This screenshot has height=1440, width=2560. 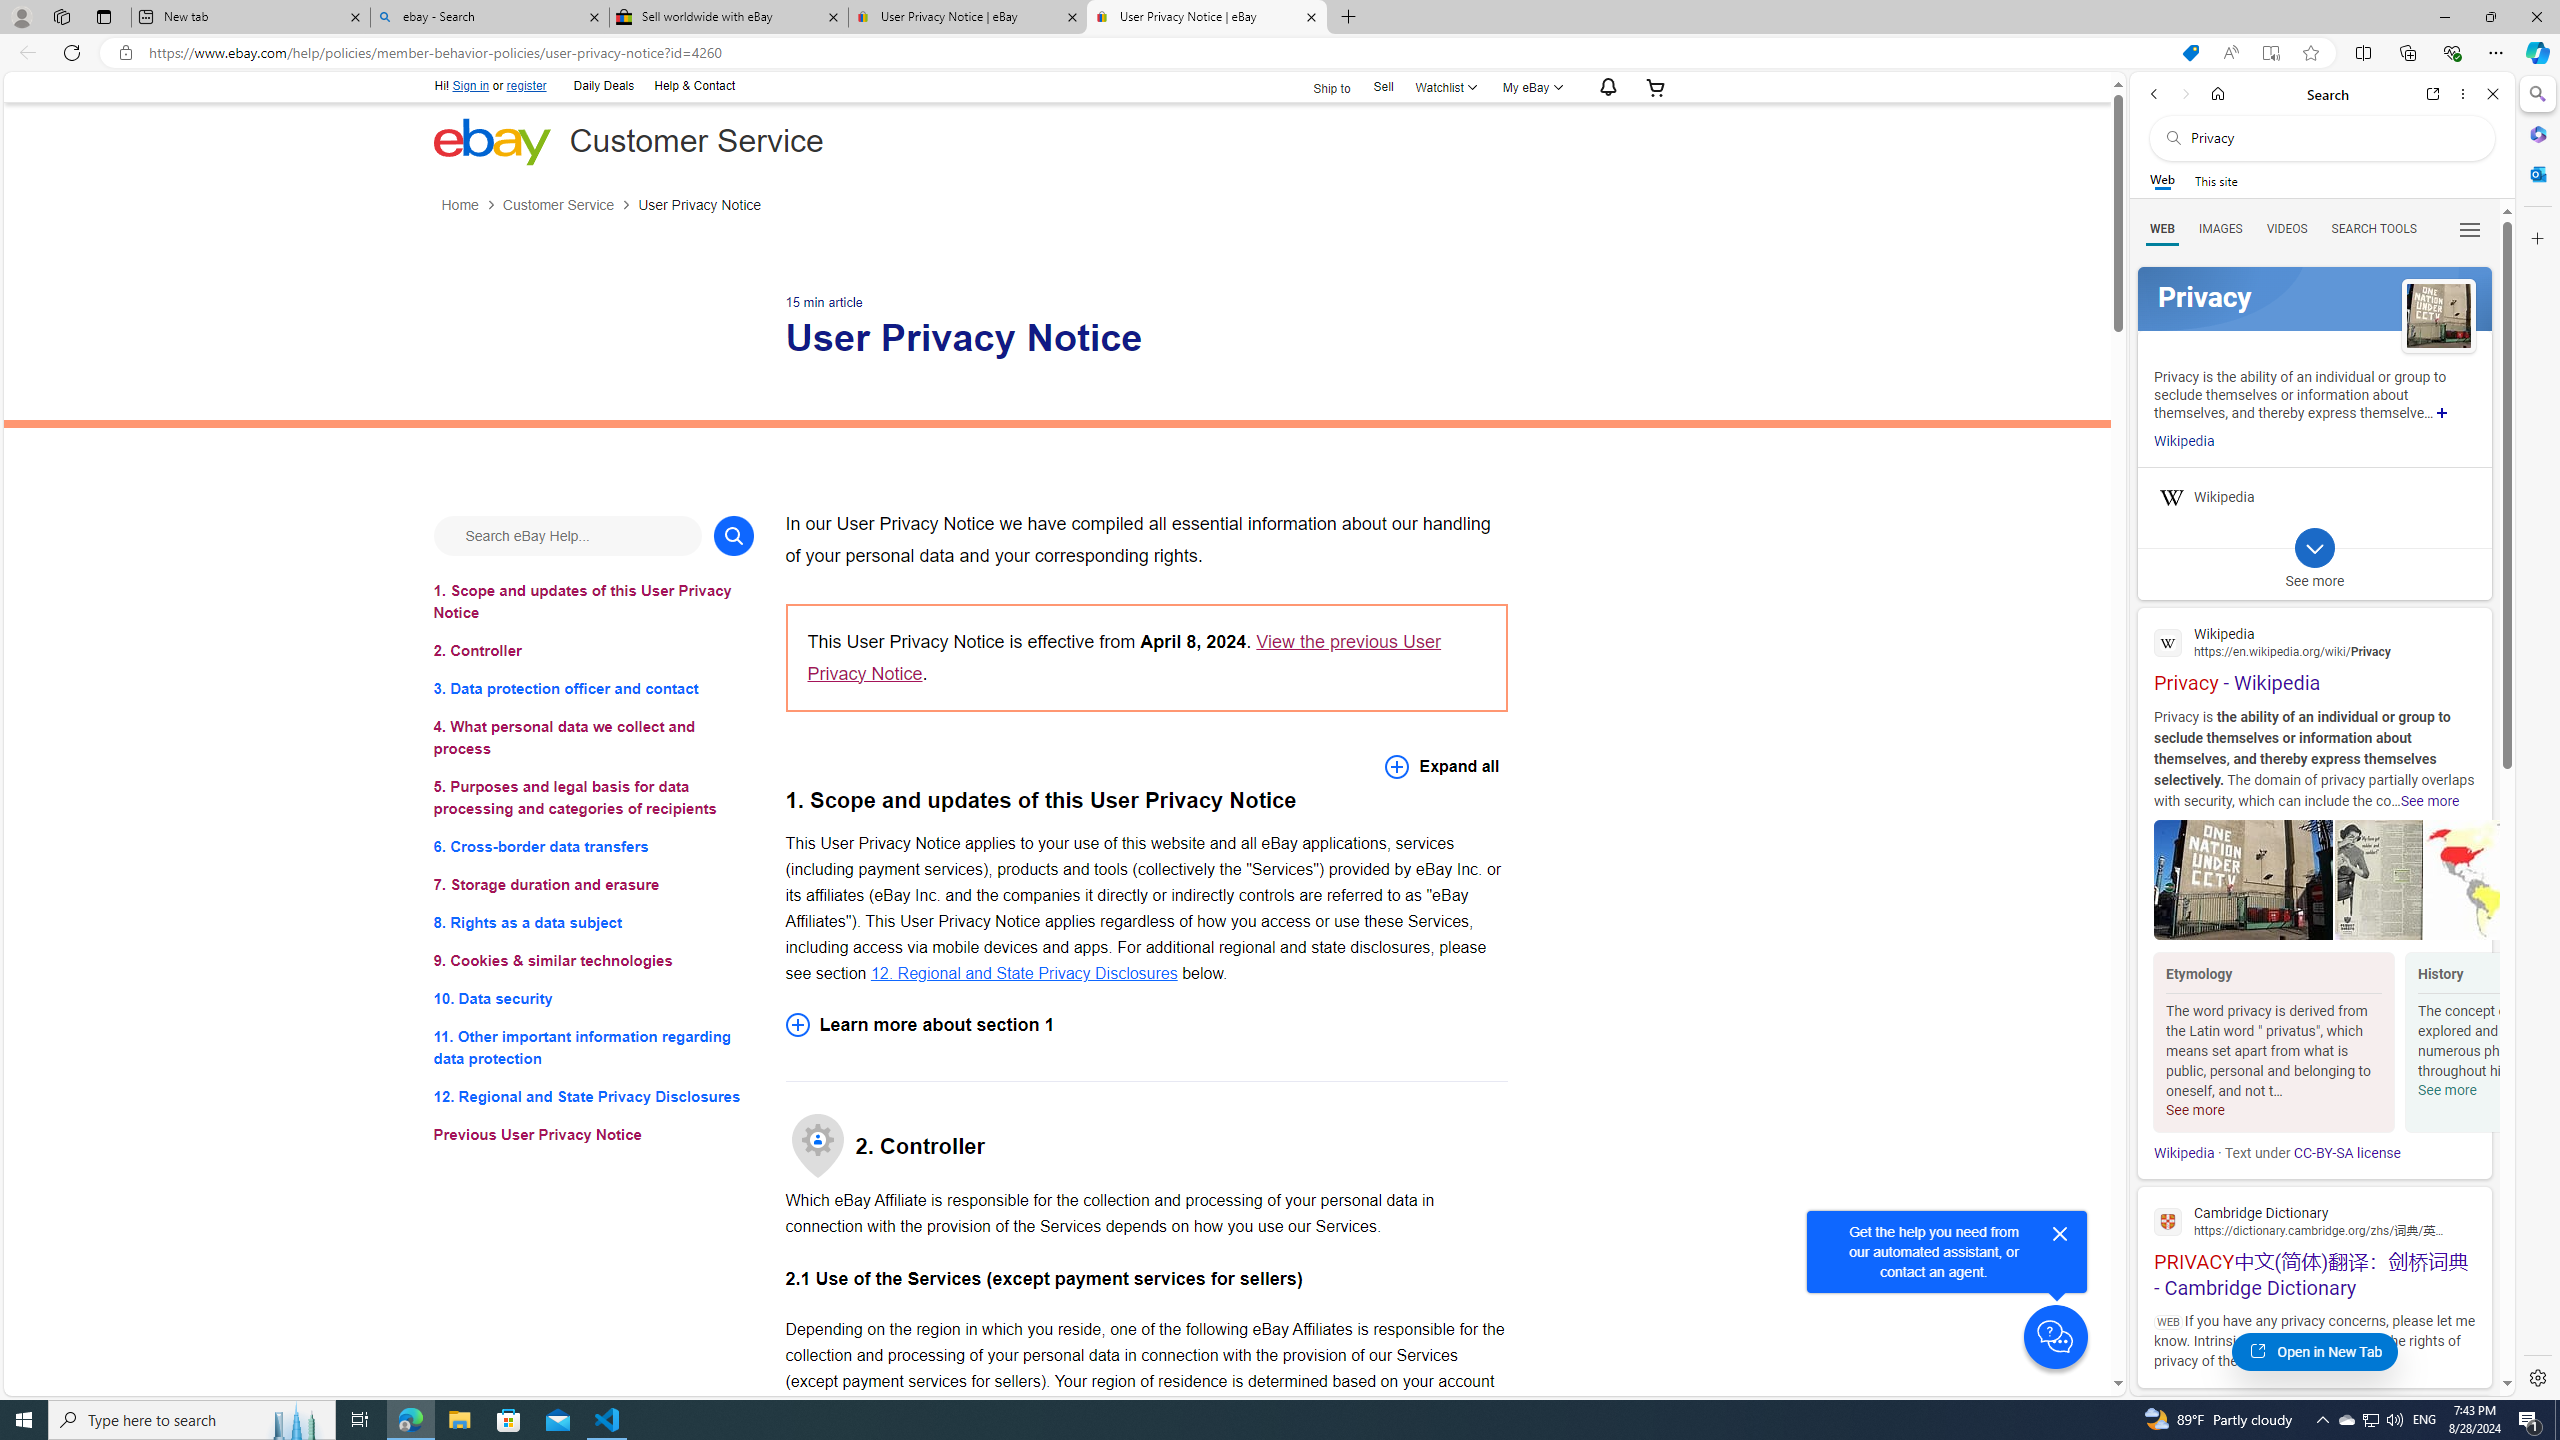 I want to click on 'Settings', so click(x=2535, y=1376).